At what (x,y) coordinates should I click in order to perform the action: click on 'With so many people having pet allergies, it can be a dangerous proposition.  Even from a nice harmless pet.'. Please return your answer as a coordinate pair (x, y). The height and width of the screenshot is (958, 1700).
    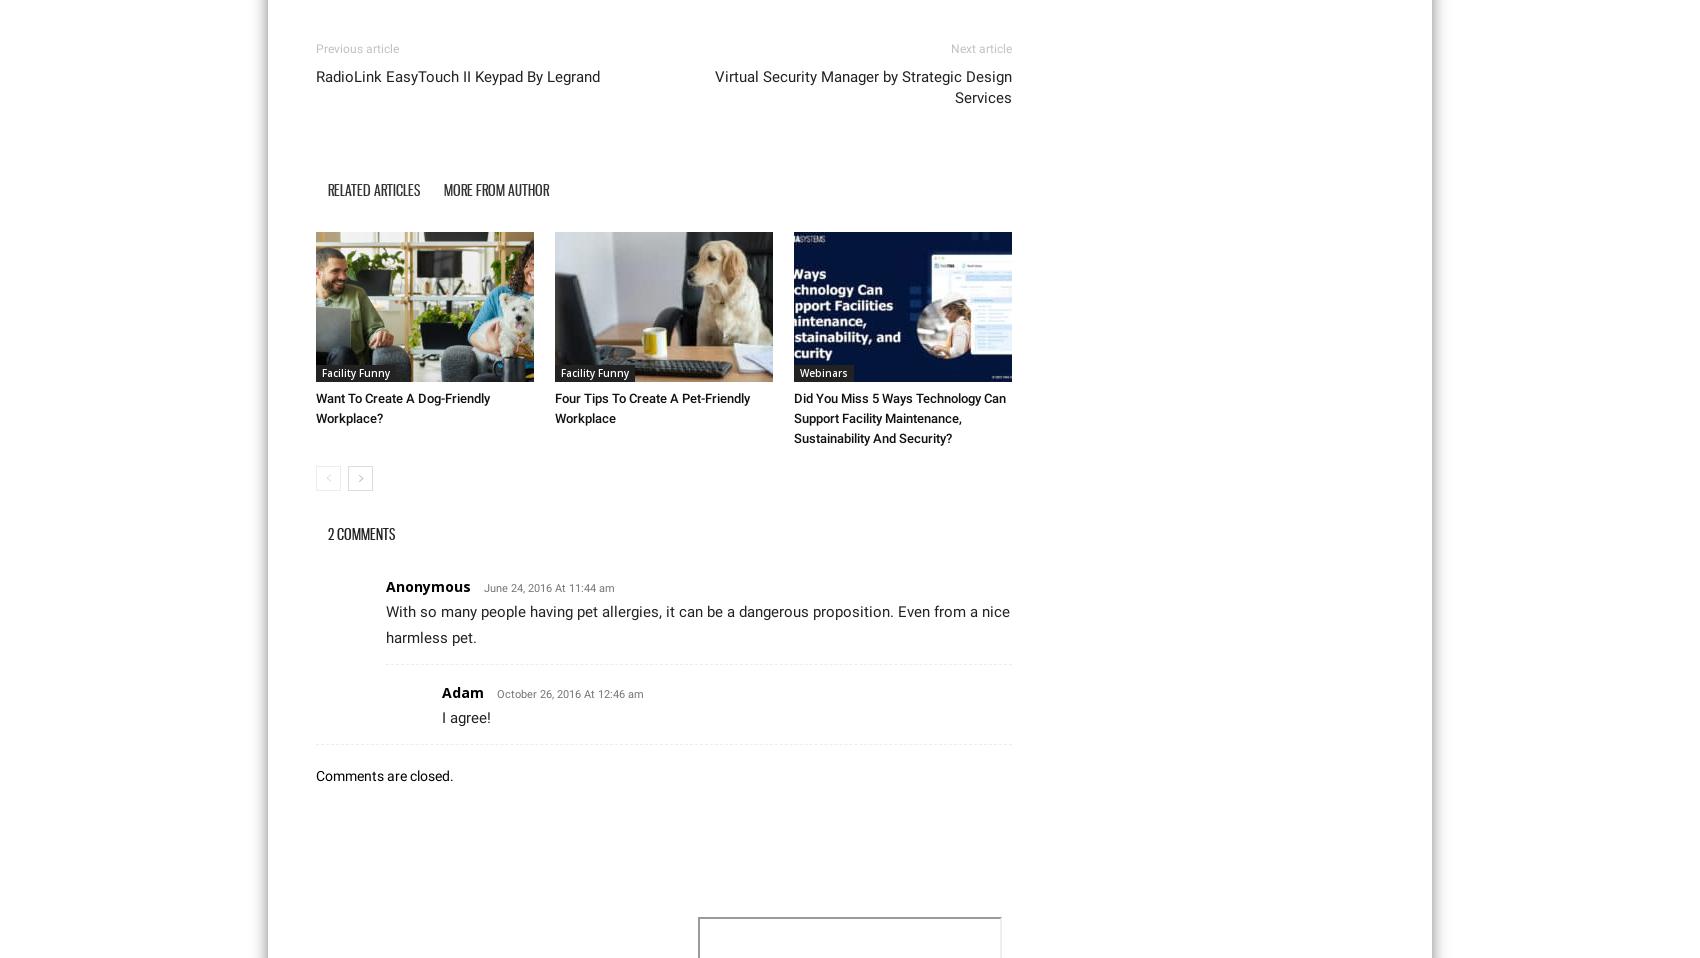
    Looking at the image, I should click on (698, 624).